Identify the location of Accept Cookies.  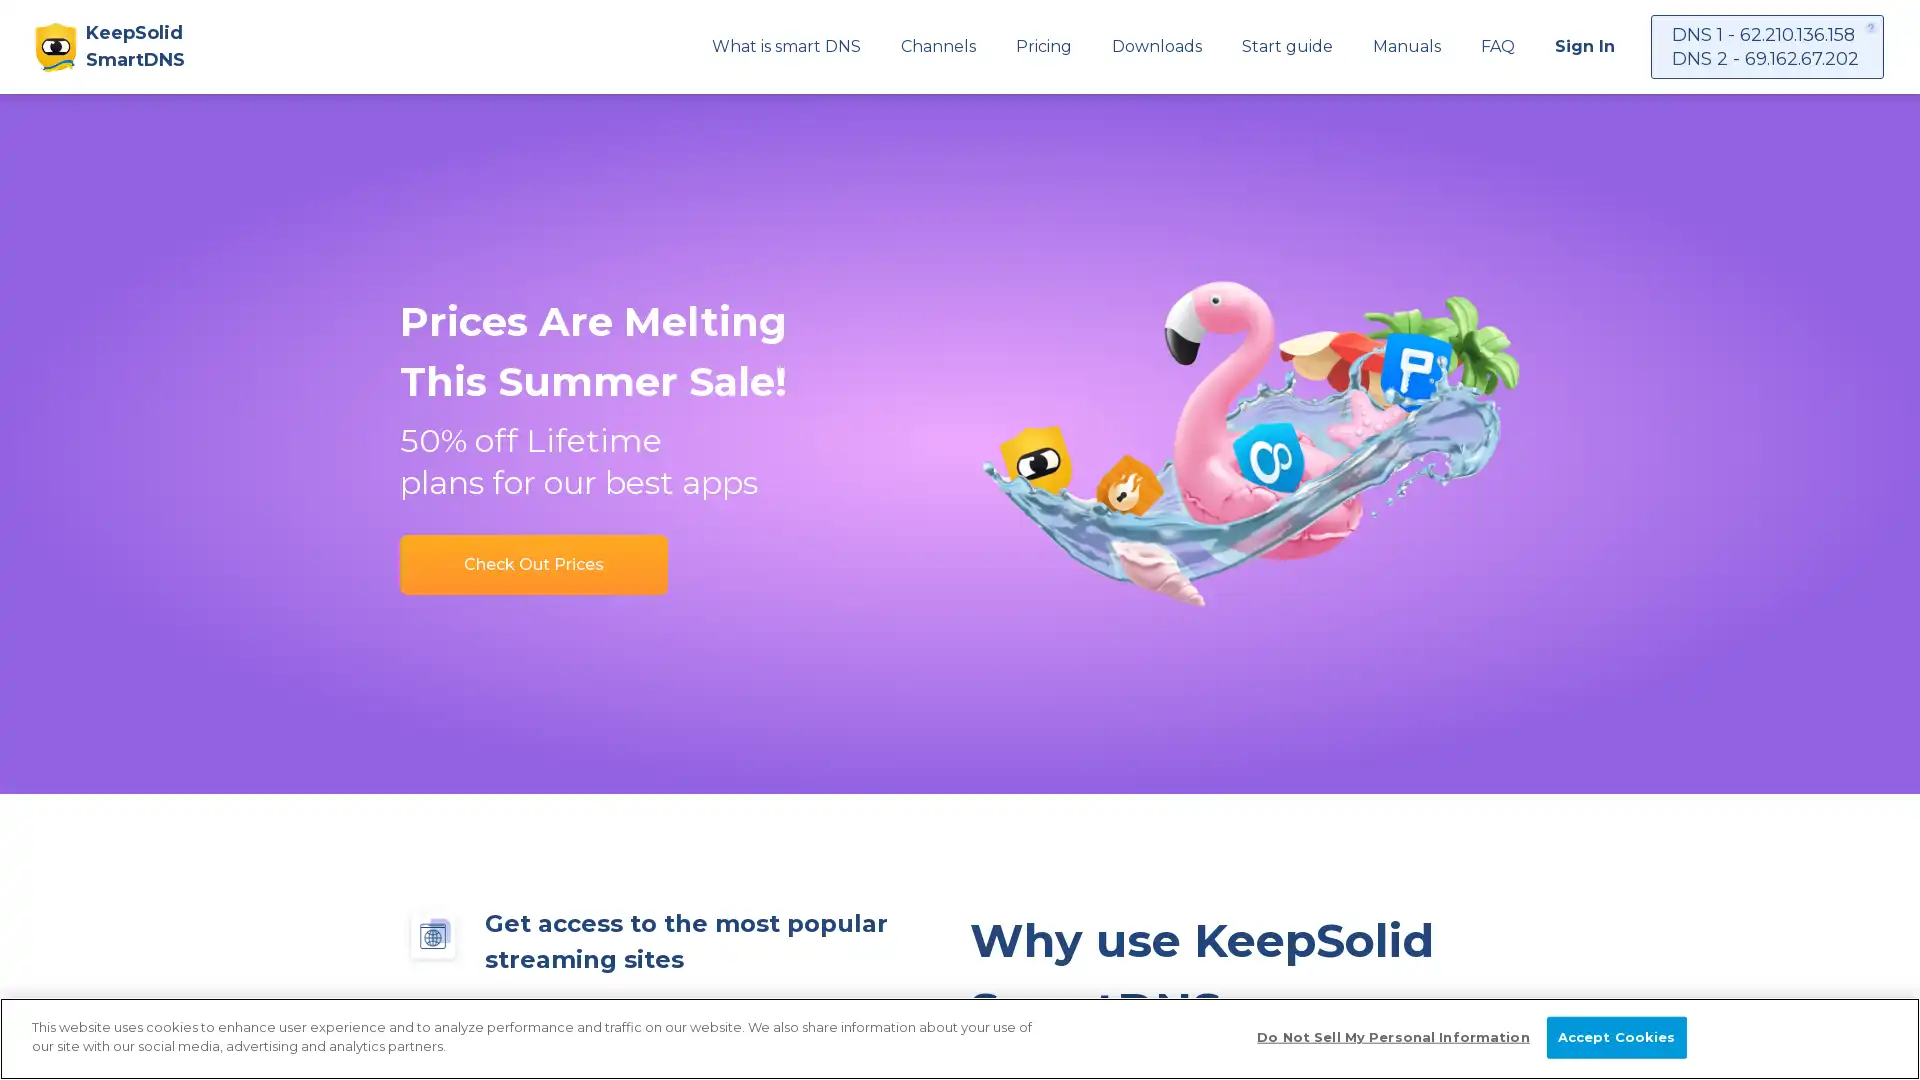
(1616, 1036).